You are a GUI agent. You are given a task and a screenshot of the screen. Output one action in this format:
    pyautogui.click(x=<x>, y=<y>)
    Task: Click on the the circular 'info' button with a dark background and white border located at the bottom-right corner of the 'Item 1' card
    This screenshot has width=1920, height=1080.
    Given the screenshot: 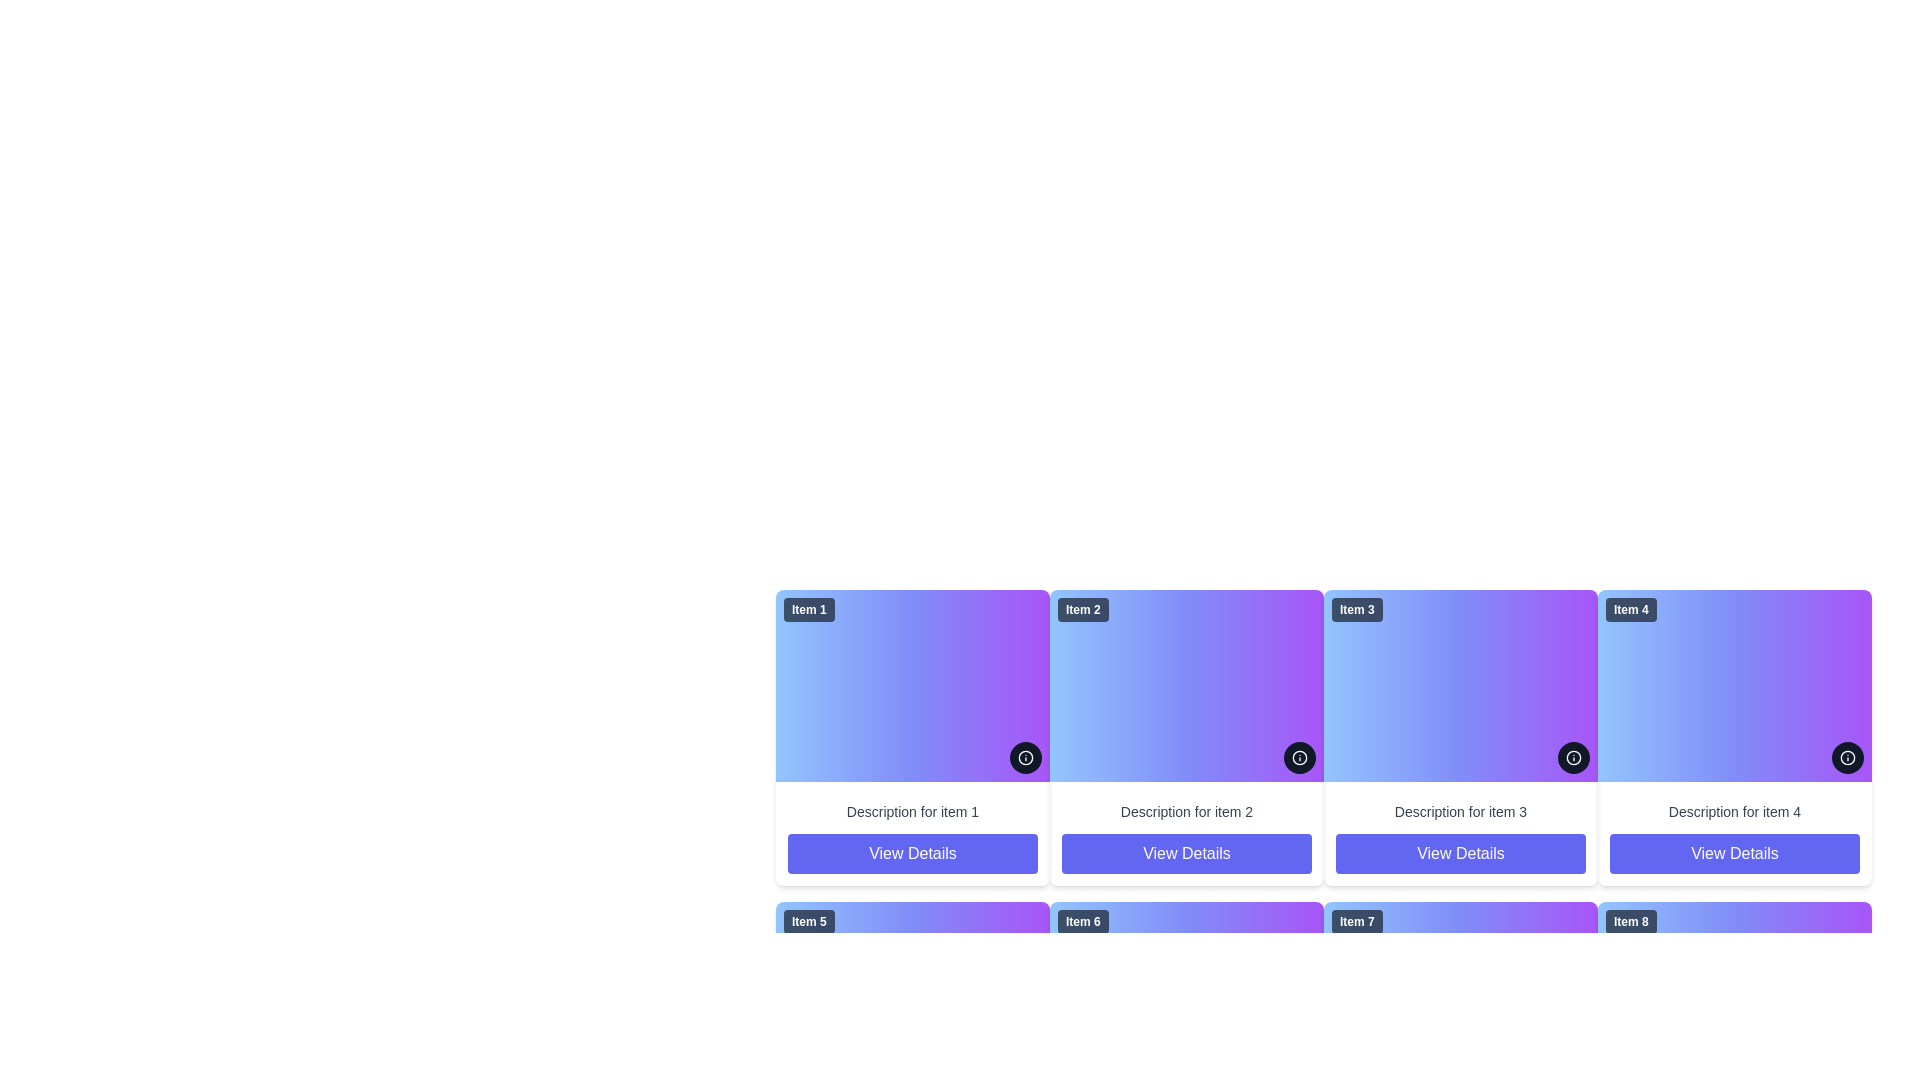 What is the action you would take?
    pyautogui.click(x=1026, y=758)
    